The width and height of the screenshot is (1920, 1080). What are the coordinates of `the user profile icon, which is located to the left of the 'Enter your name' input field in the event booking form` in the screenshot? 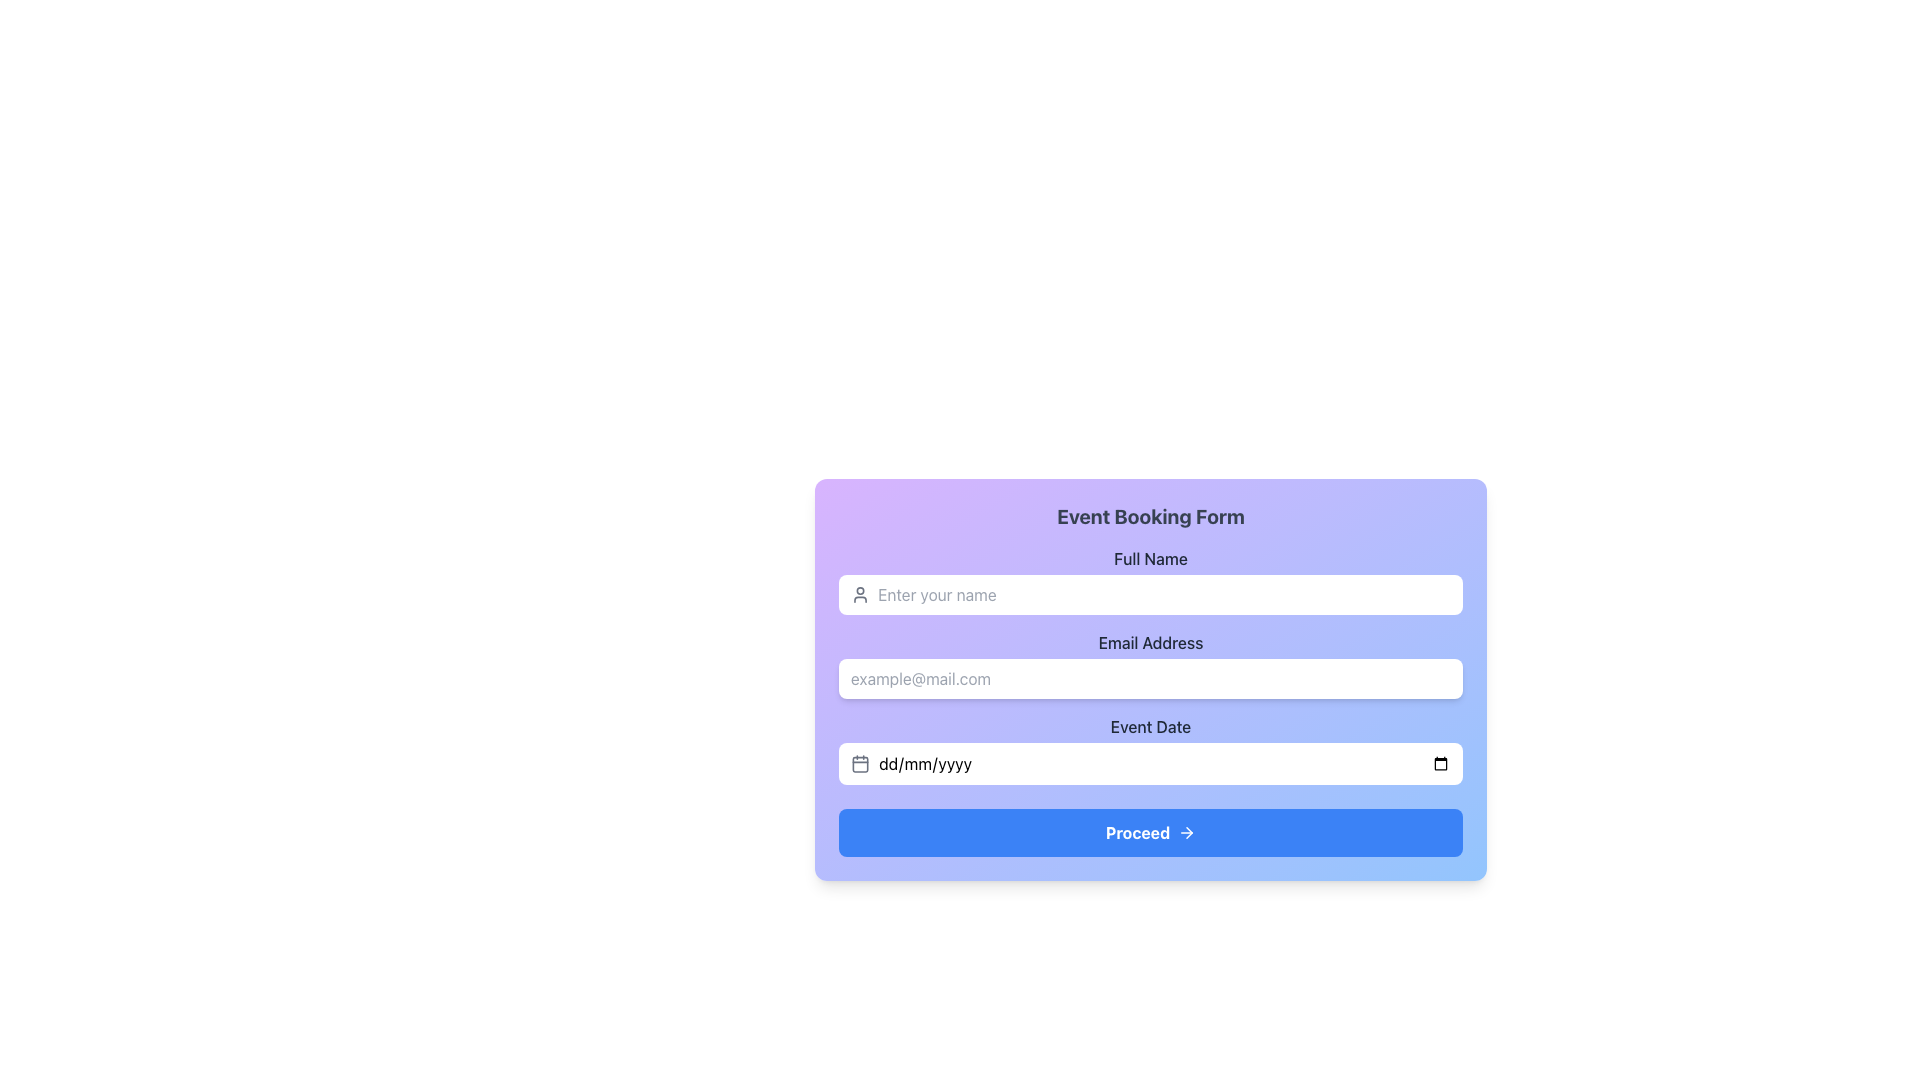 It's located at (860, 593).